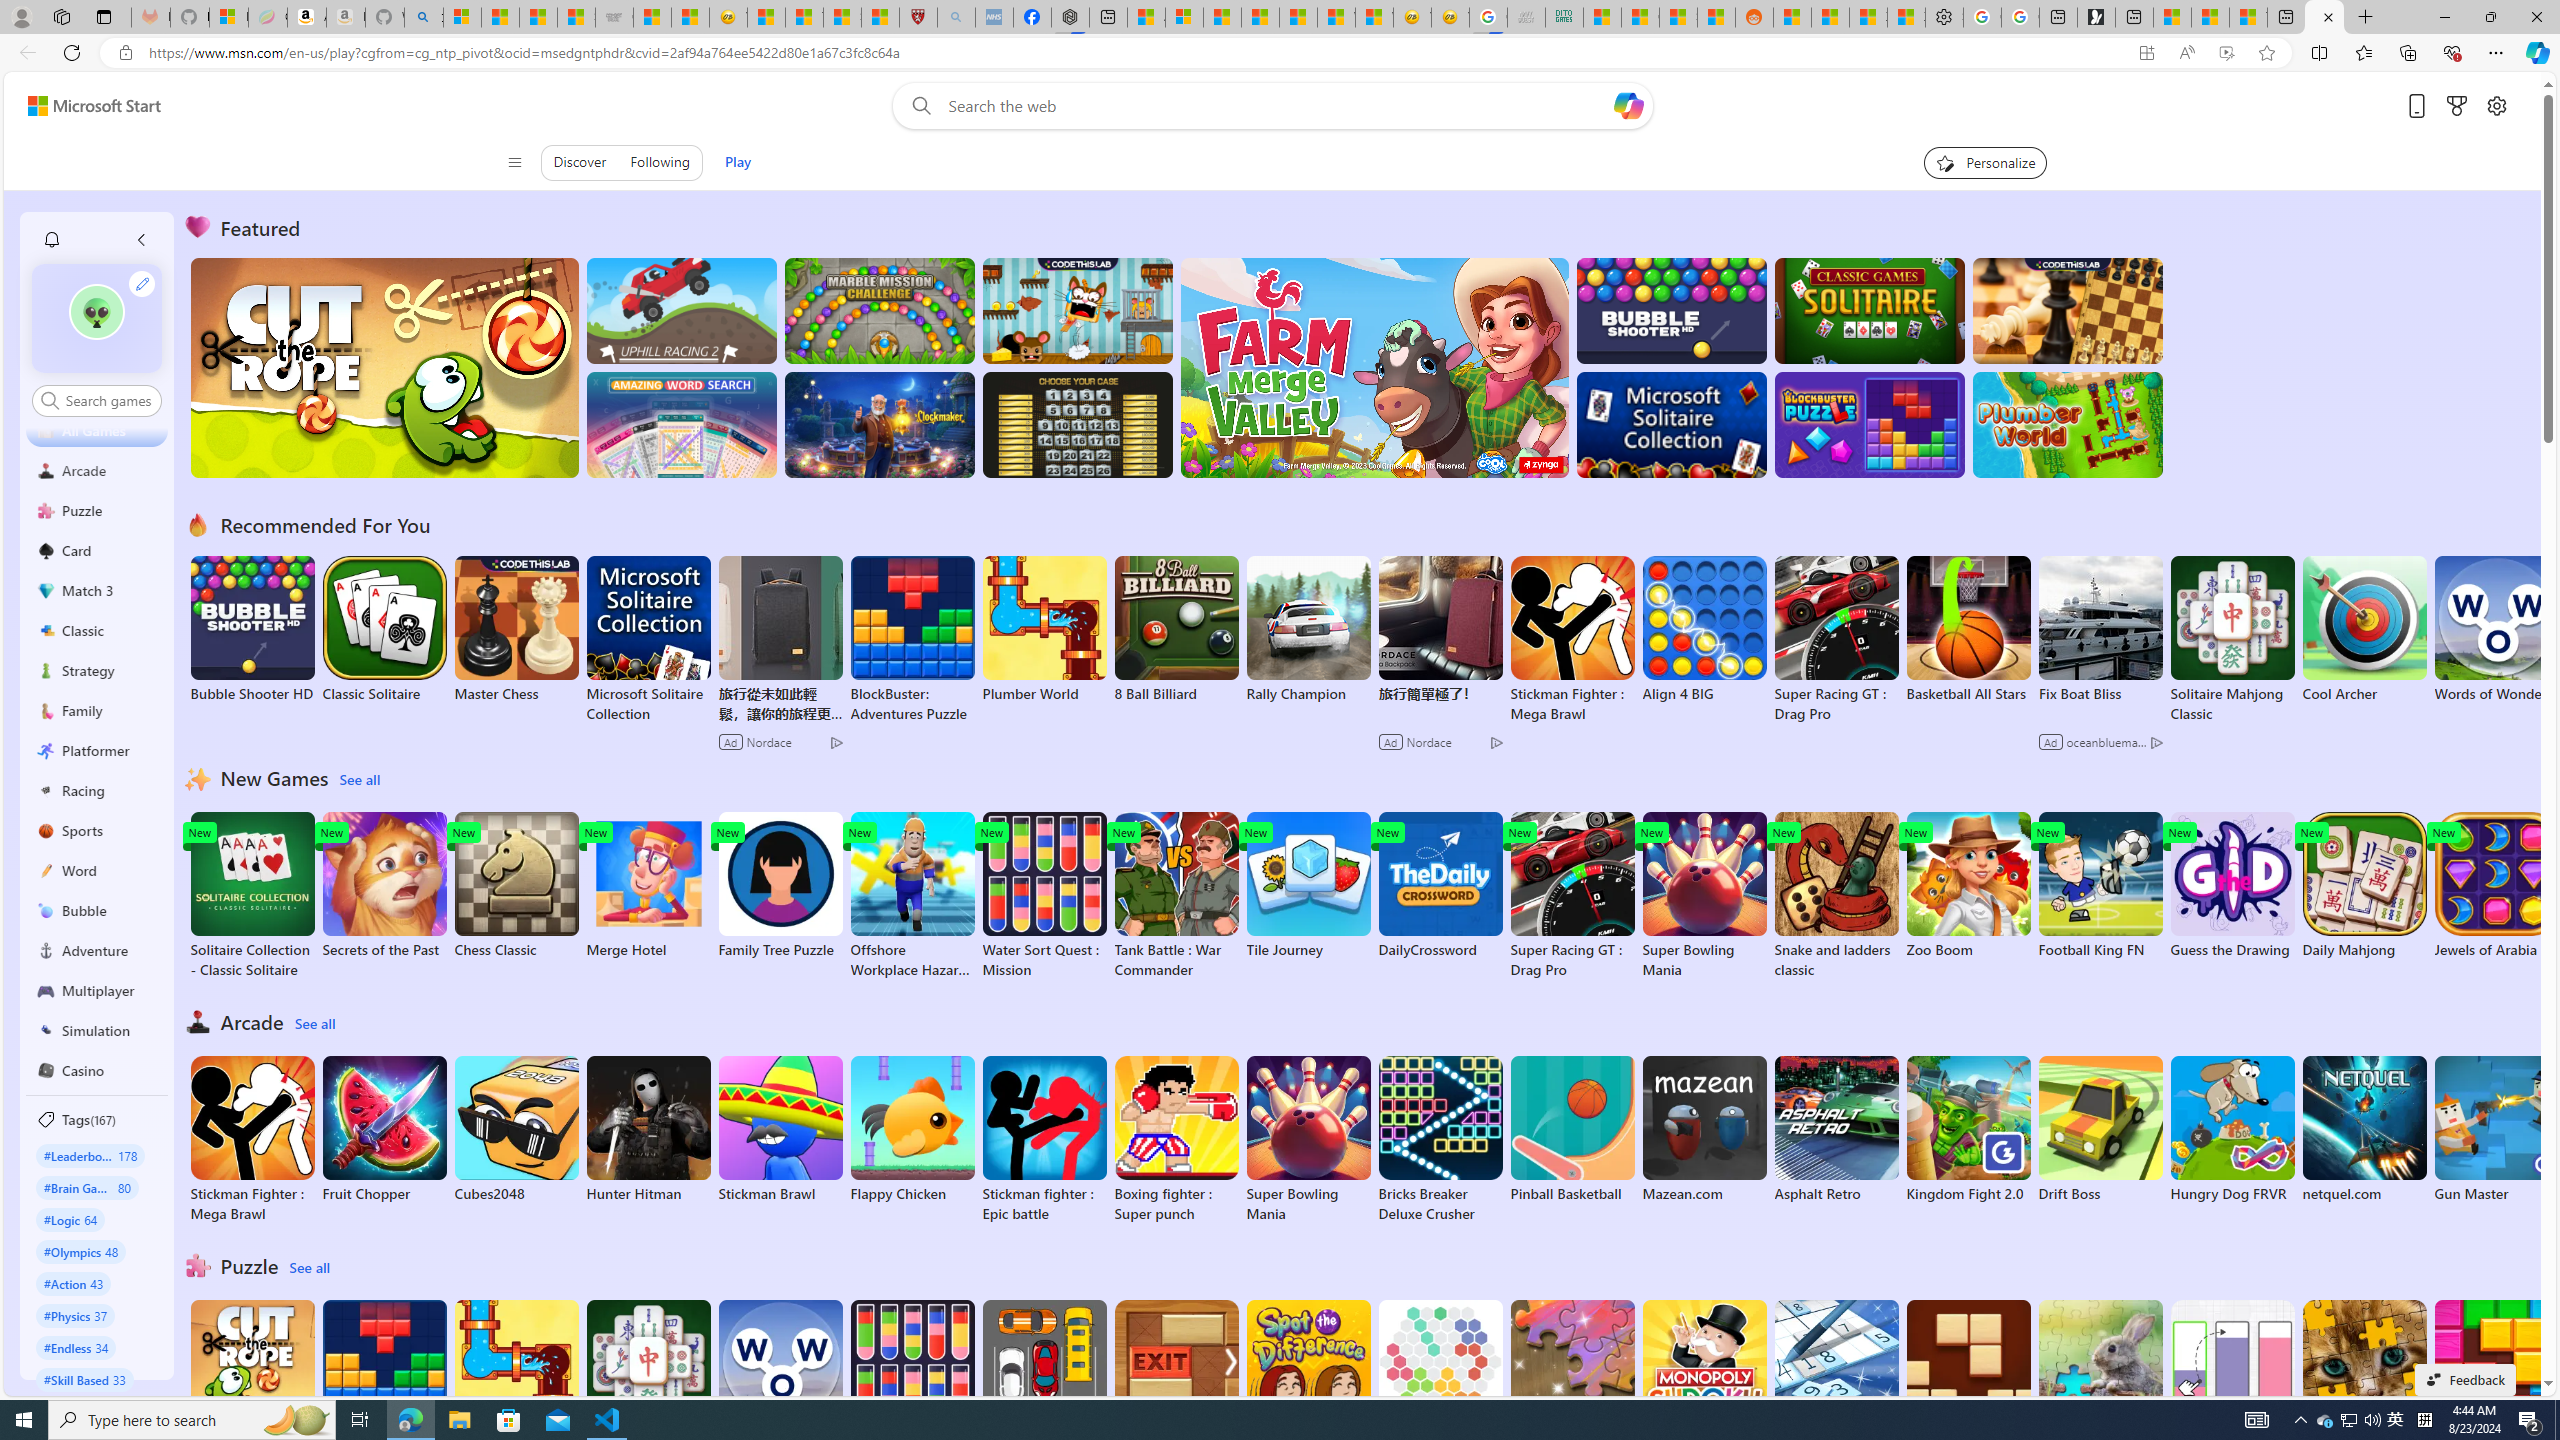 The width and height of the screenshot is (2560, 1440). What do you see at coordinates (1175, 629) in the screenshot?
I see `'8 Ball Billiard'` at bounding box center [1175, 629].